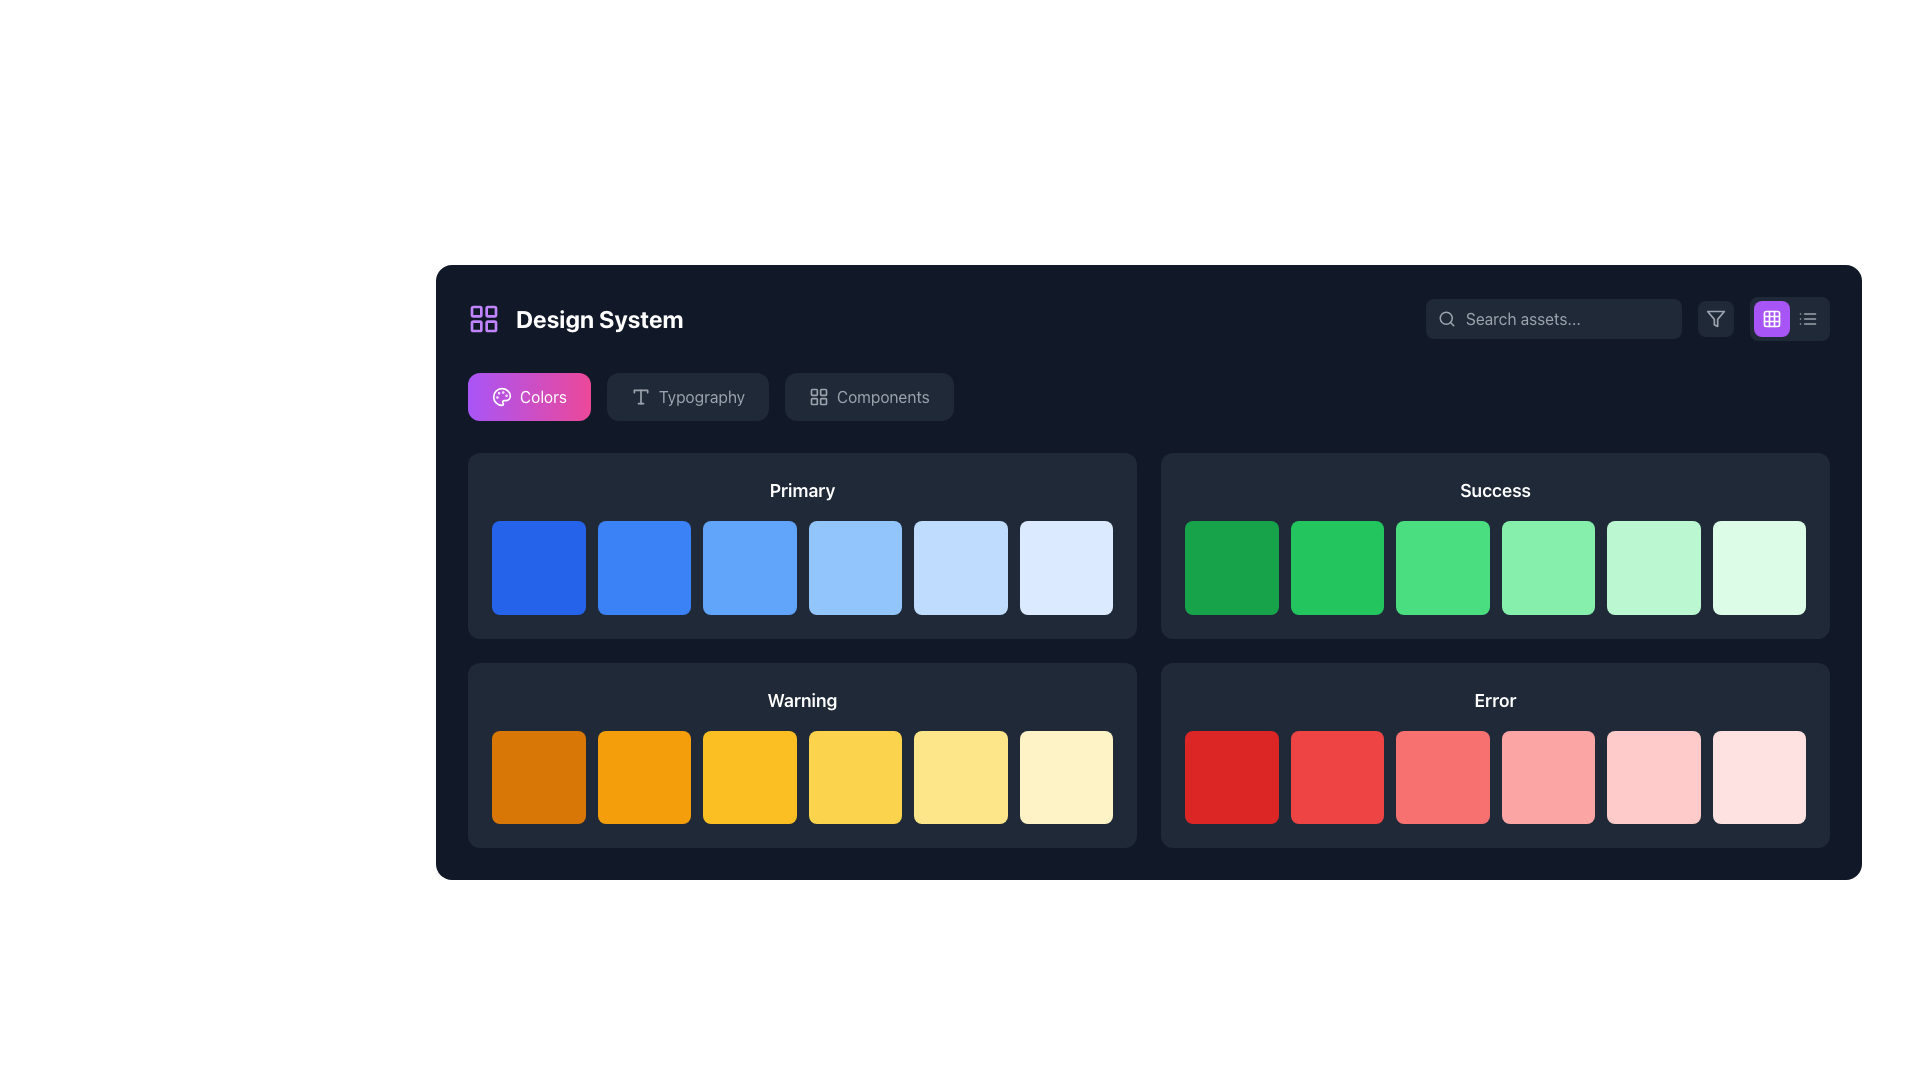 This screenshot has width=1920, height=1080. Describe the element at coordinates (1067, 570) in the screenshot. I see `the rounded square visual element that is part of the 'Primary' color palette group, located on the rightmost side among peers, and aligned vertically with the Success and Warning sections` at that location.